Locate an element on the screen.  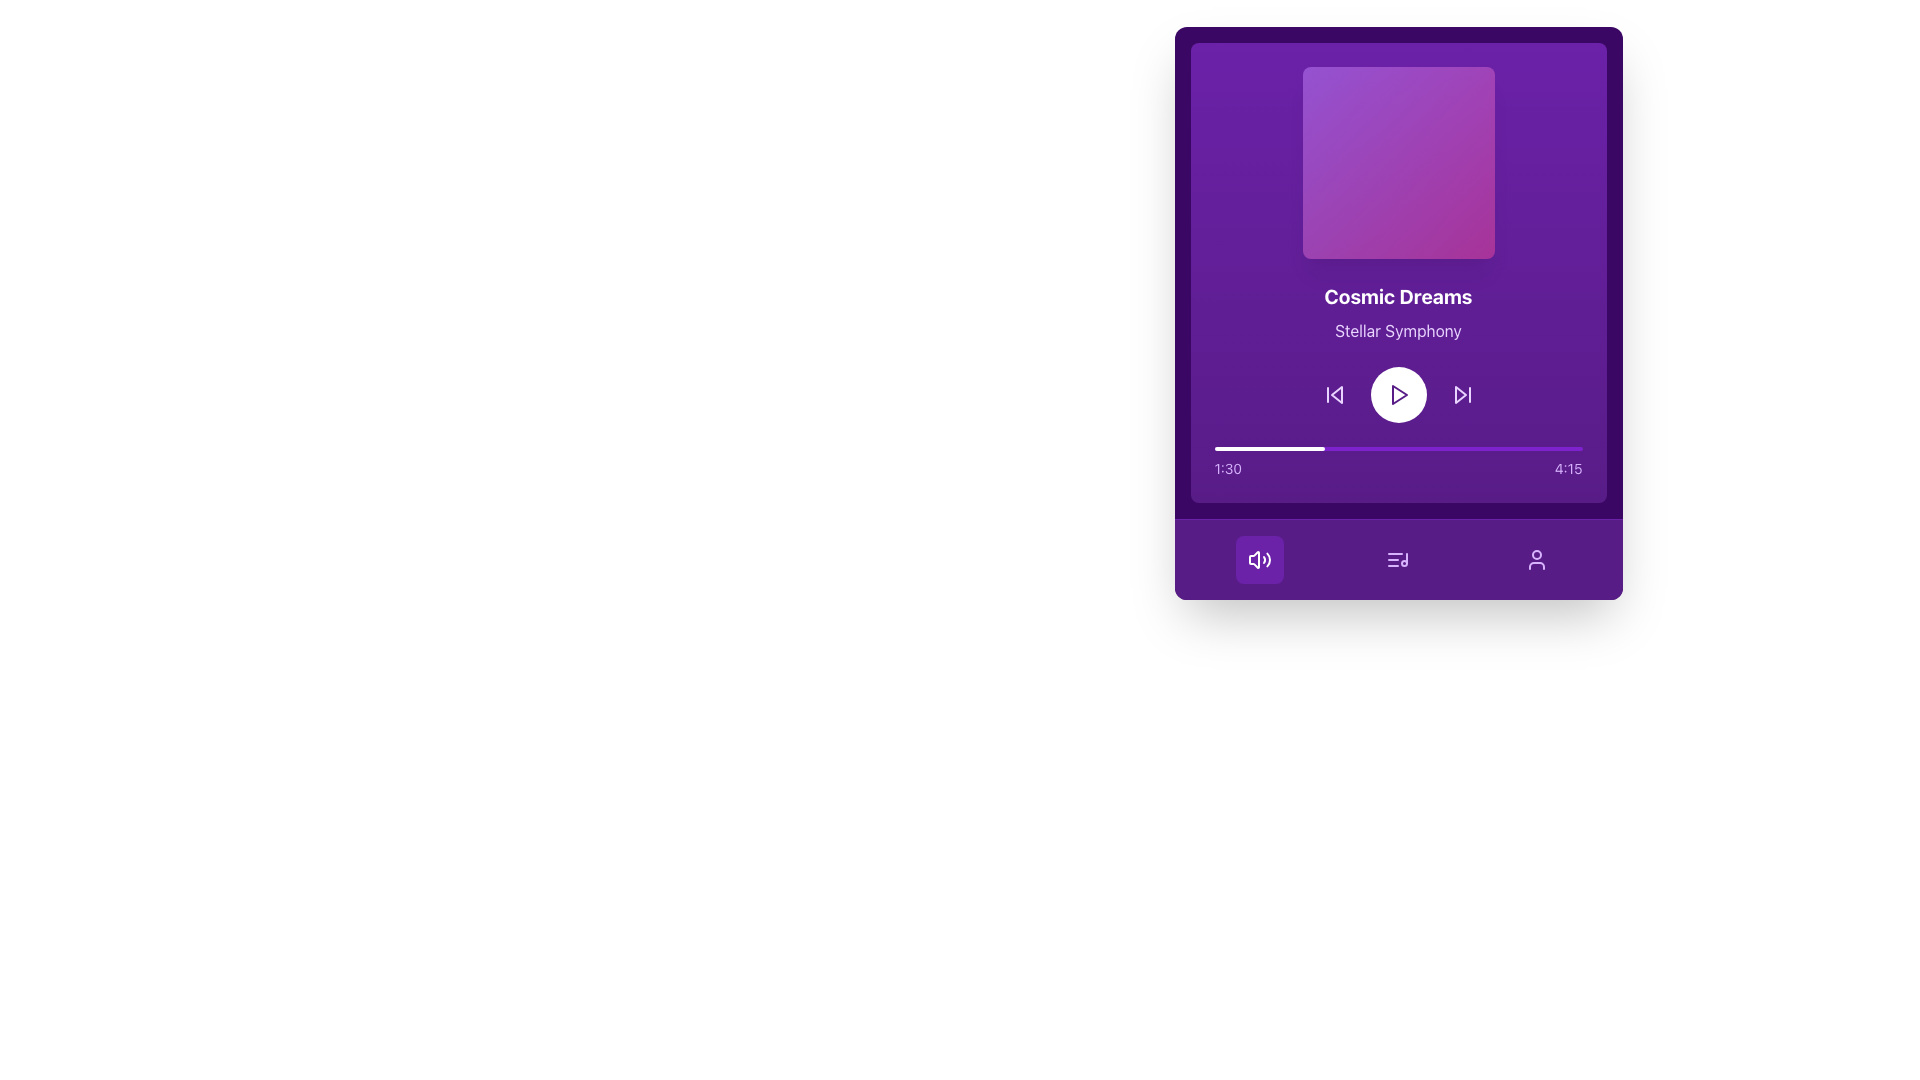
text label displaying '1:30', which is light purple on a dark purple background, located at the left side of the music player's progress bar is located at coordinates (1227, 469).